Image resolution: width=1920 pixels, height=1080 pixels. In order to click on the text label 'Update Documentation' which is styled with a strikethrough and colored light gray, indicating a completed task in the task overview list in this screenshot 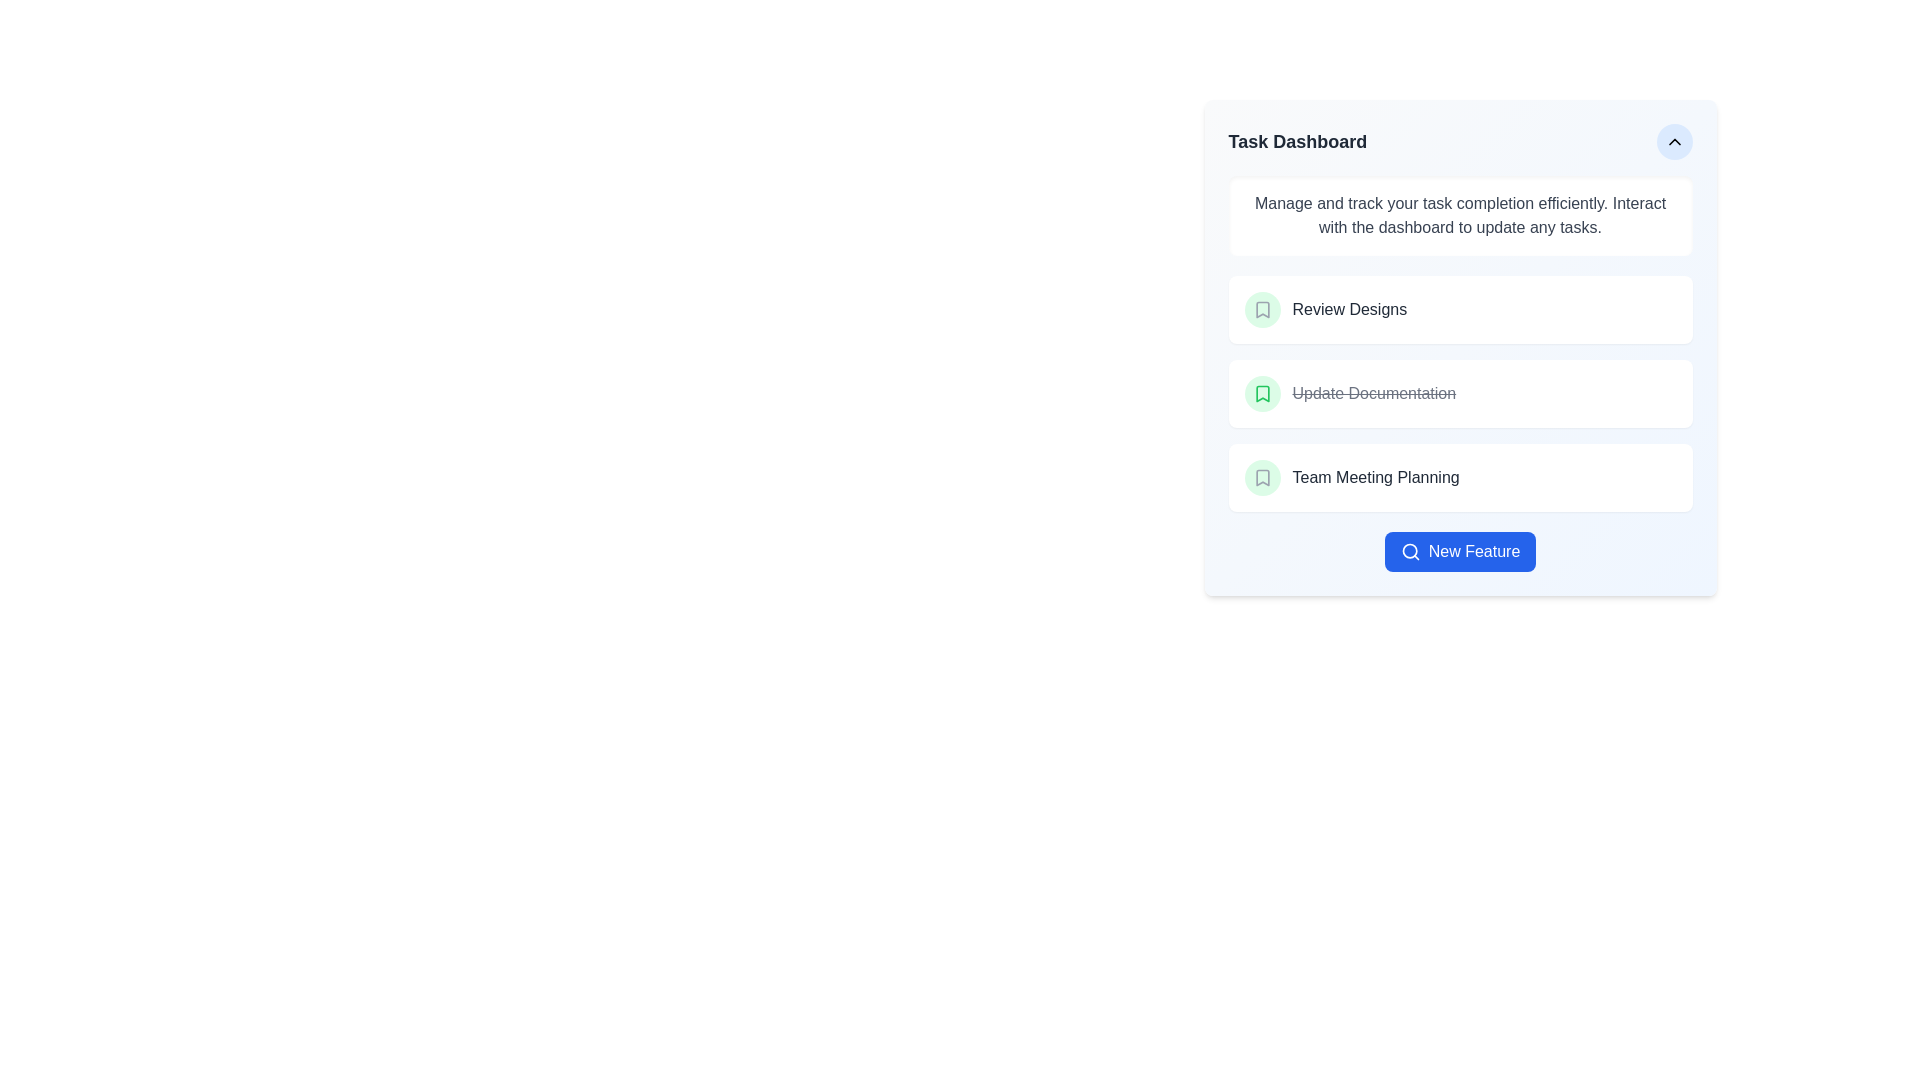, I will do `click(1373, 393)`.